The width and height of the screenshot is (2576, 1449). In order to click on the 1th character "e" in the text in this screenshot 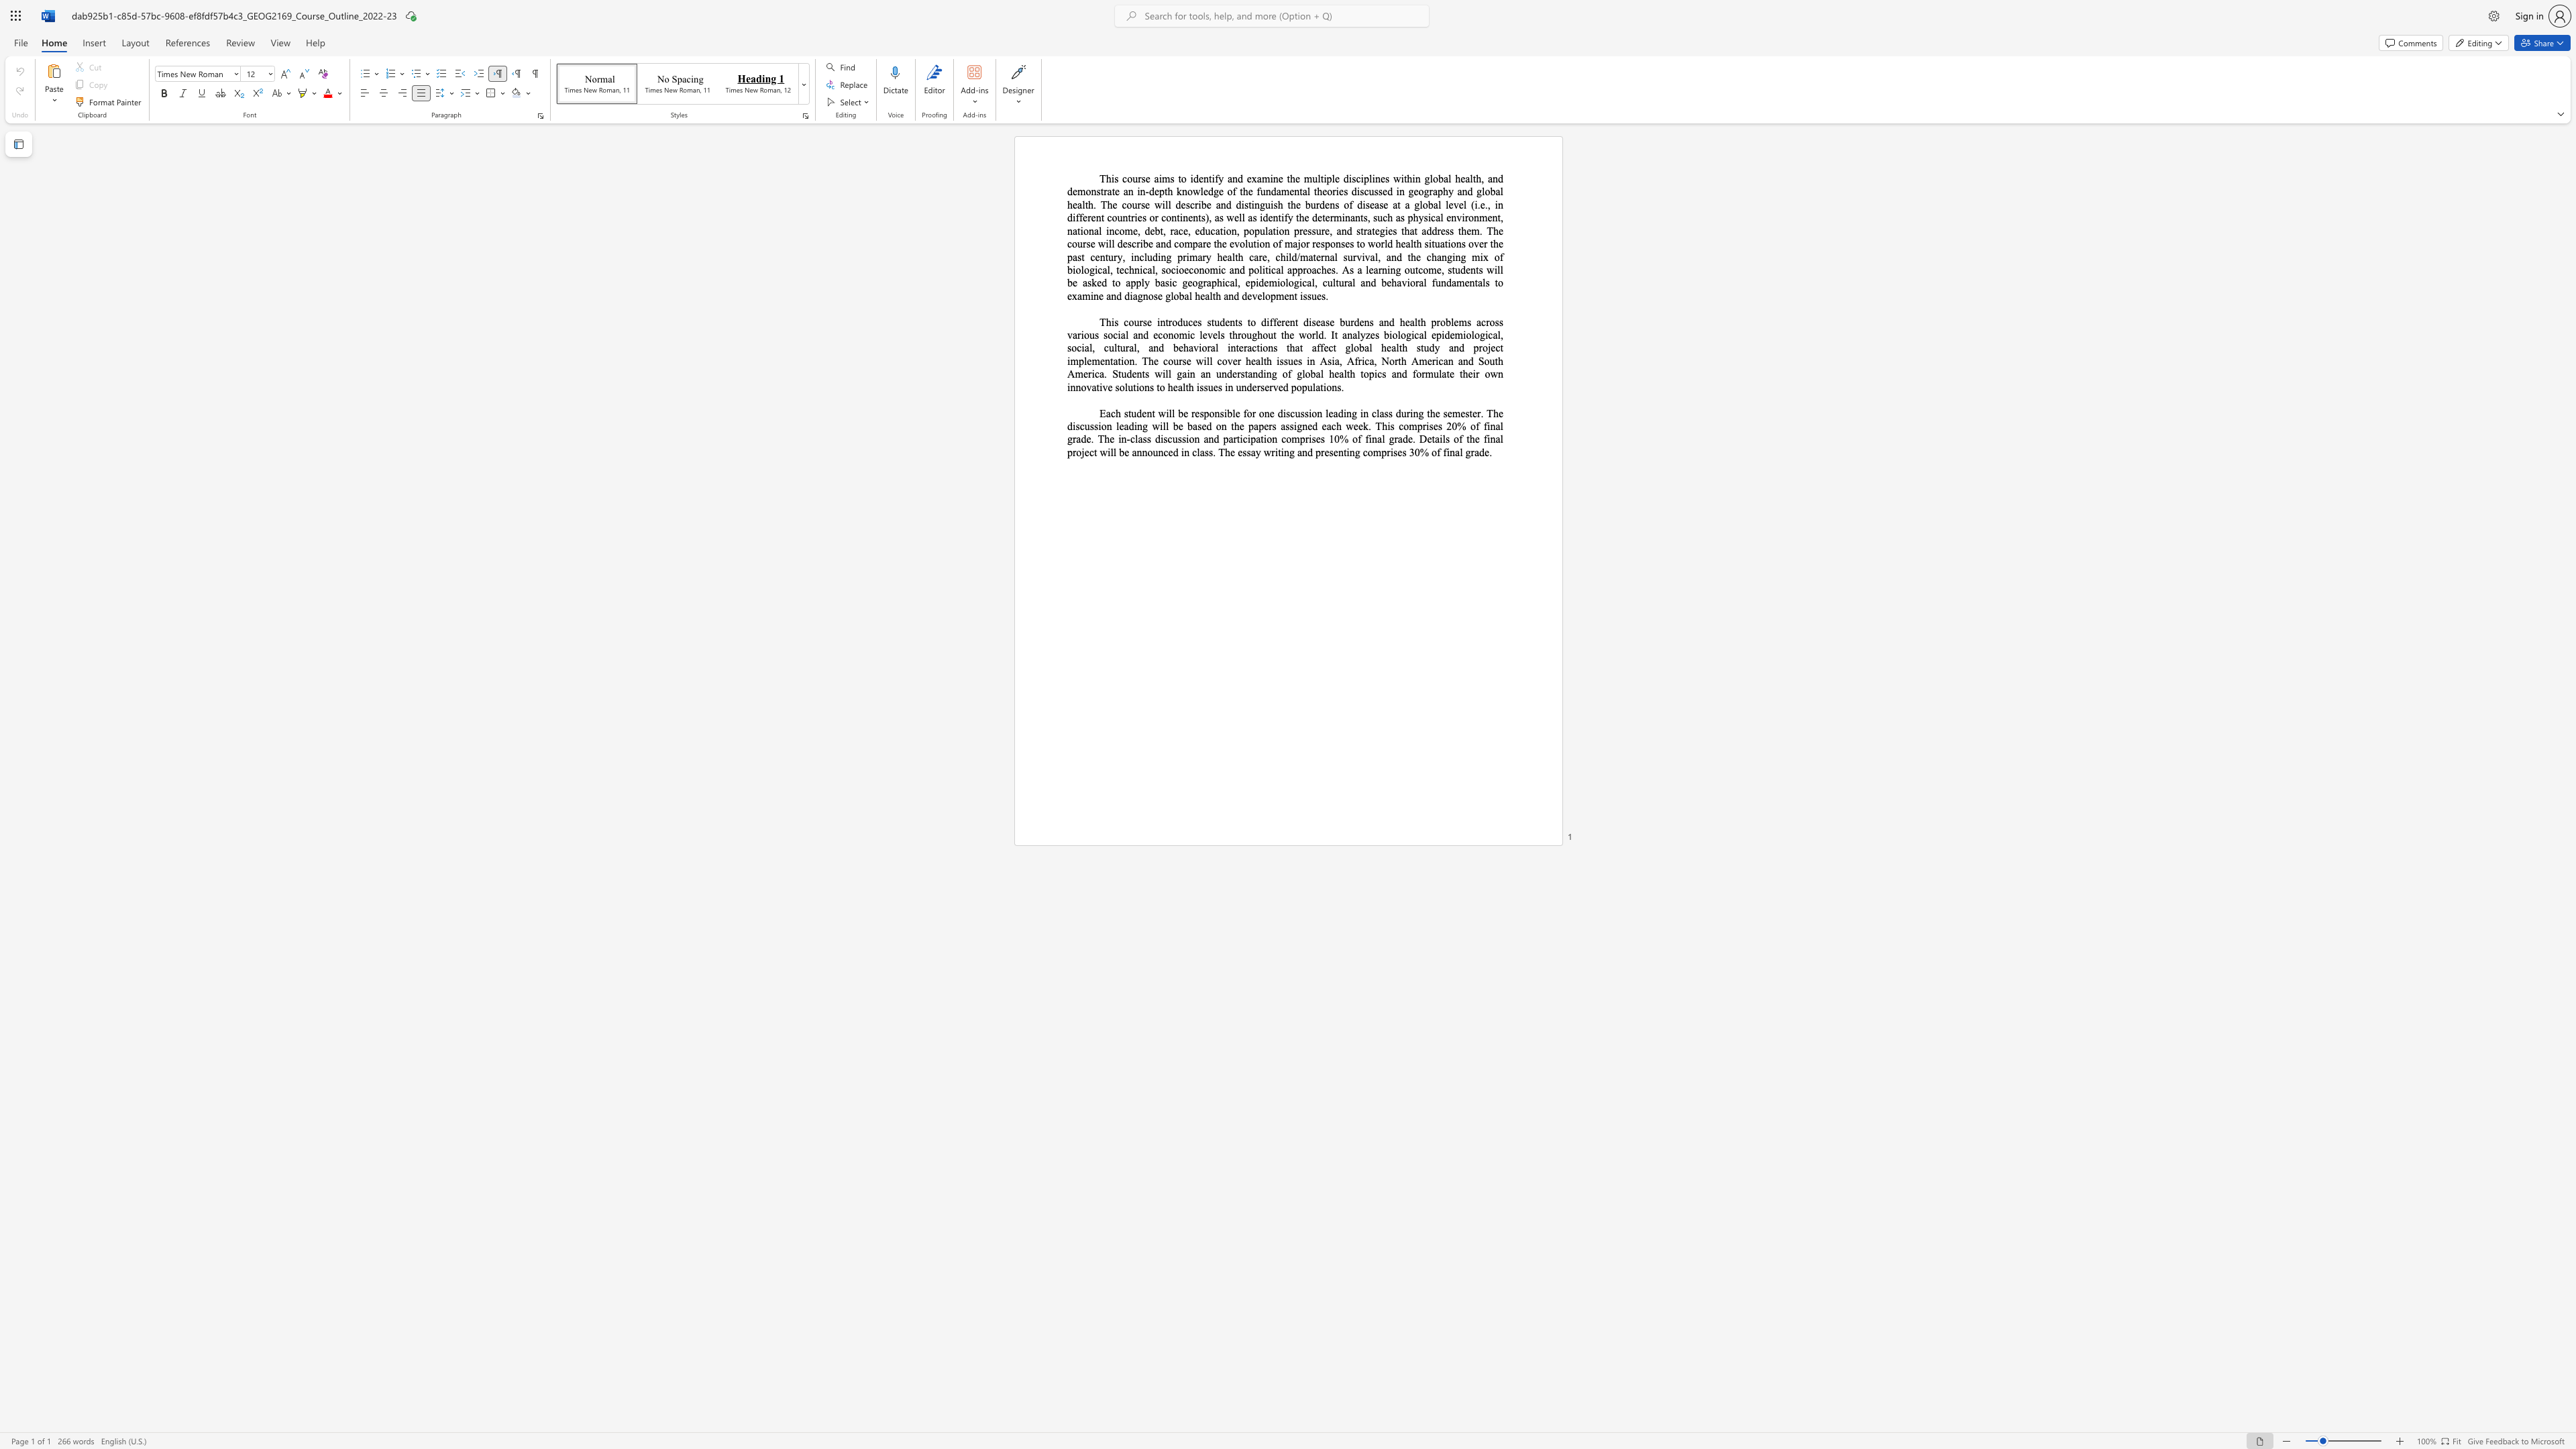, I will do `click(1371, 270)`.